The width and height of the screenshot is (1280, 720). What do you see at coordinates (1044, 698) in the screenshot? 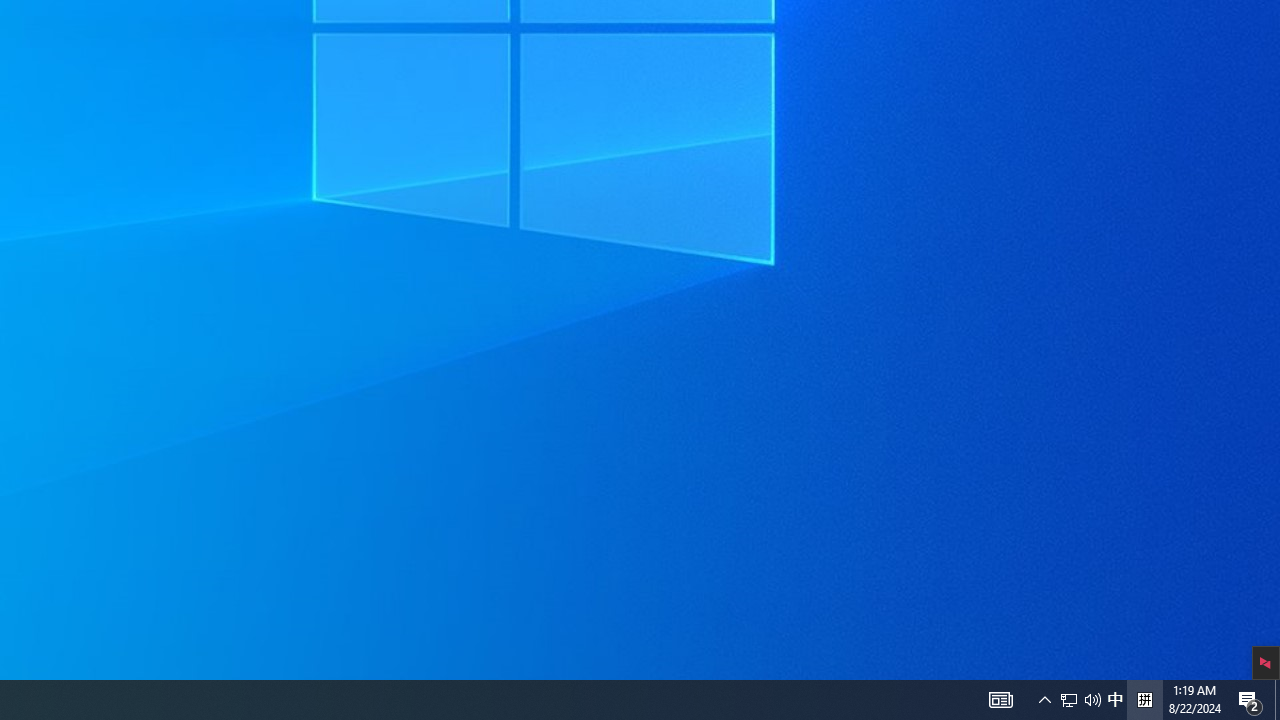
I see `'Notification Chevron'` at bounding box center [1044, 698].